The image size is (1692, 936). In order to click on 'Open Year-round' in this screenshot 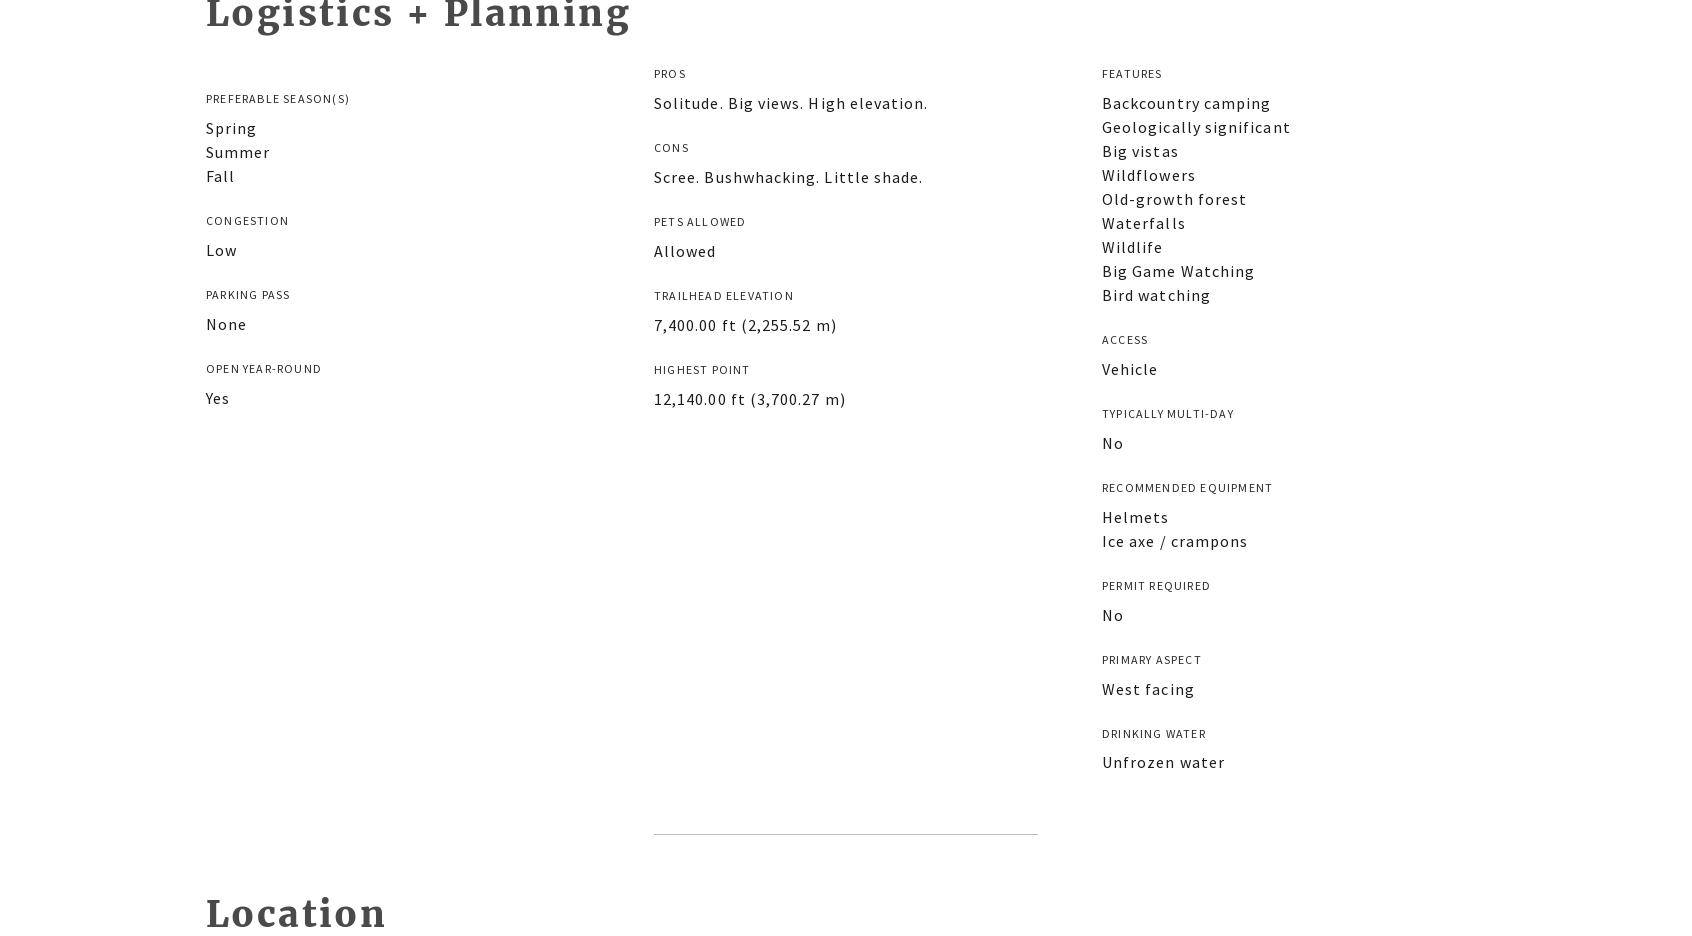, I will do `click(263, 367)`.